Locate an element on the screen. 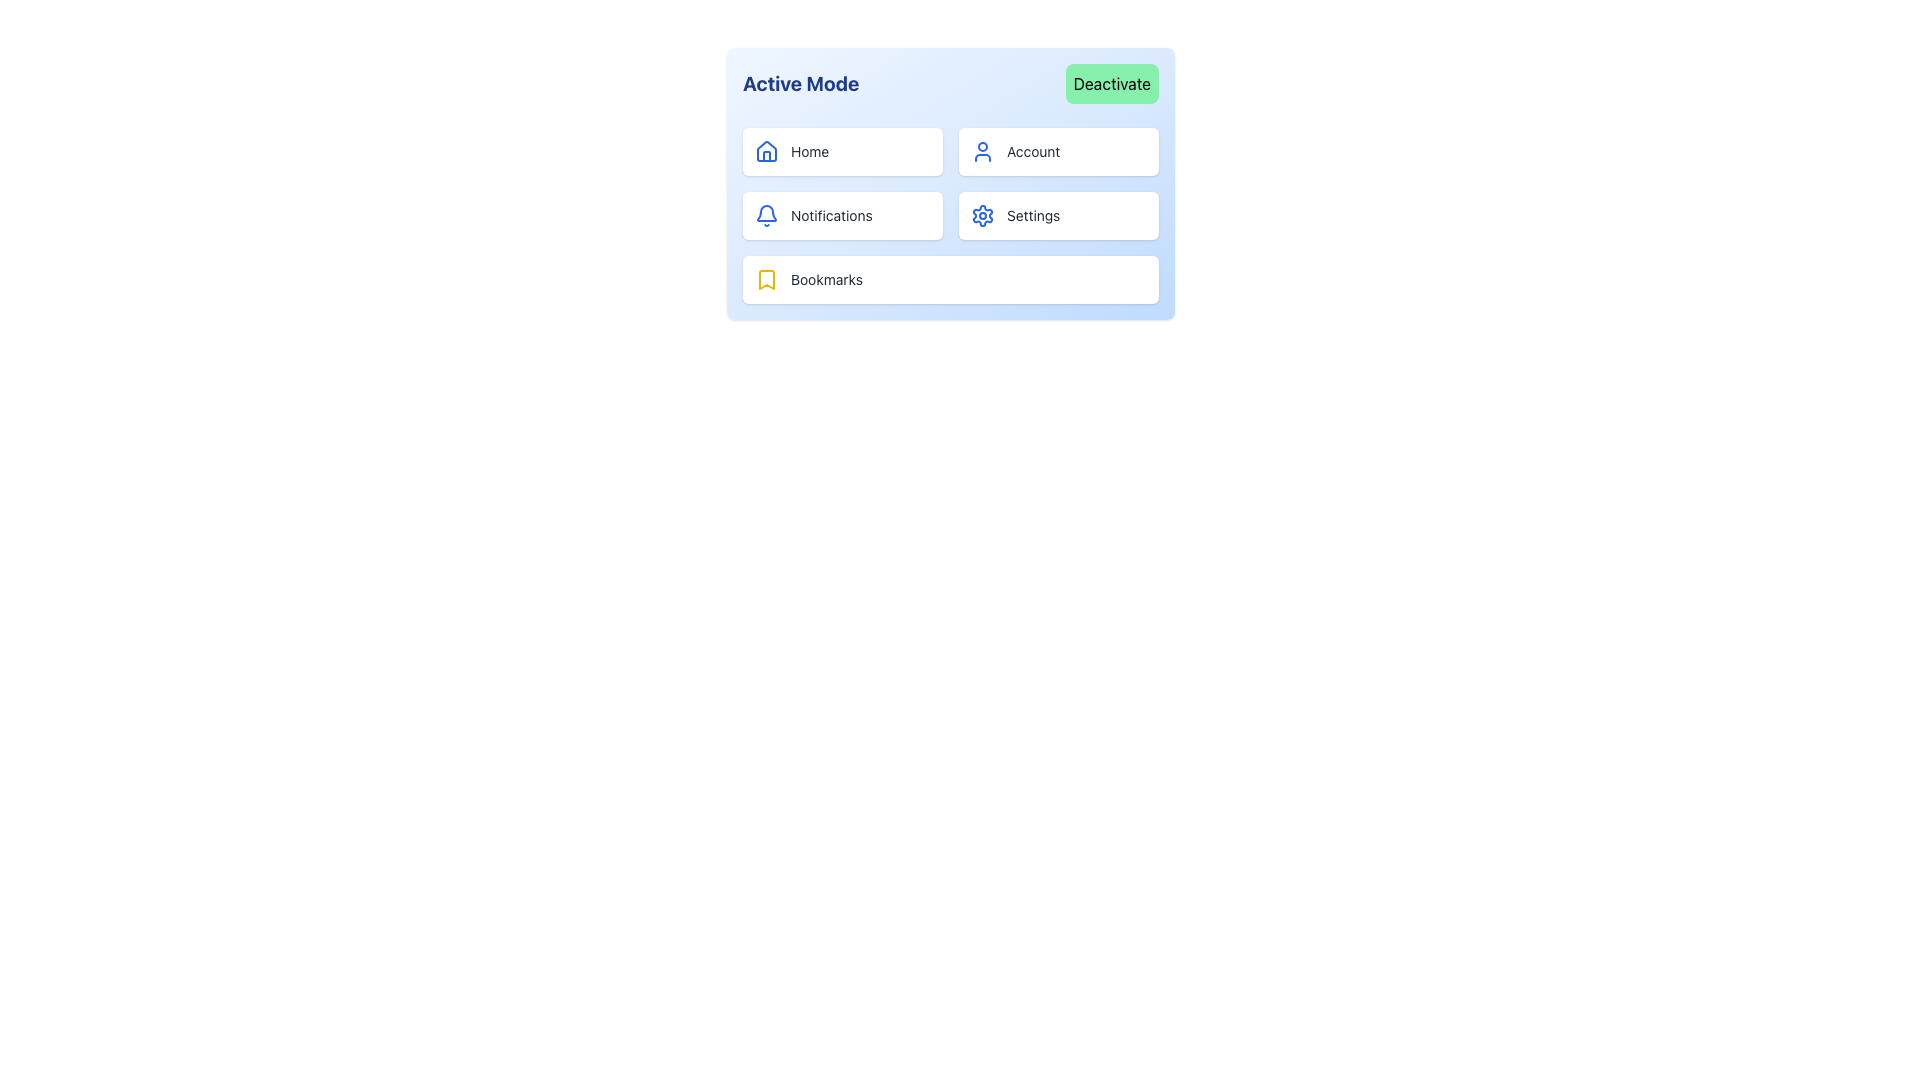 The height and width of the screenshot is (1080, 1920). the Account button located in the top-right corner of the navigation options grid is located at coordinates (1058, 150).